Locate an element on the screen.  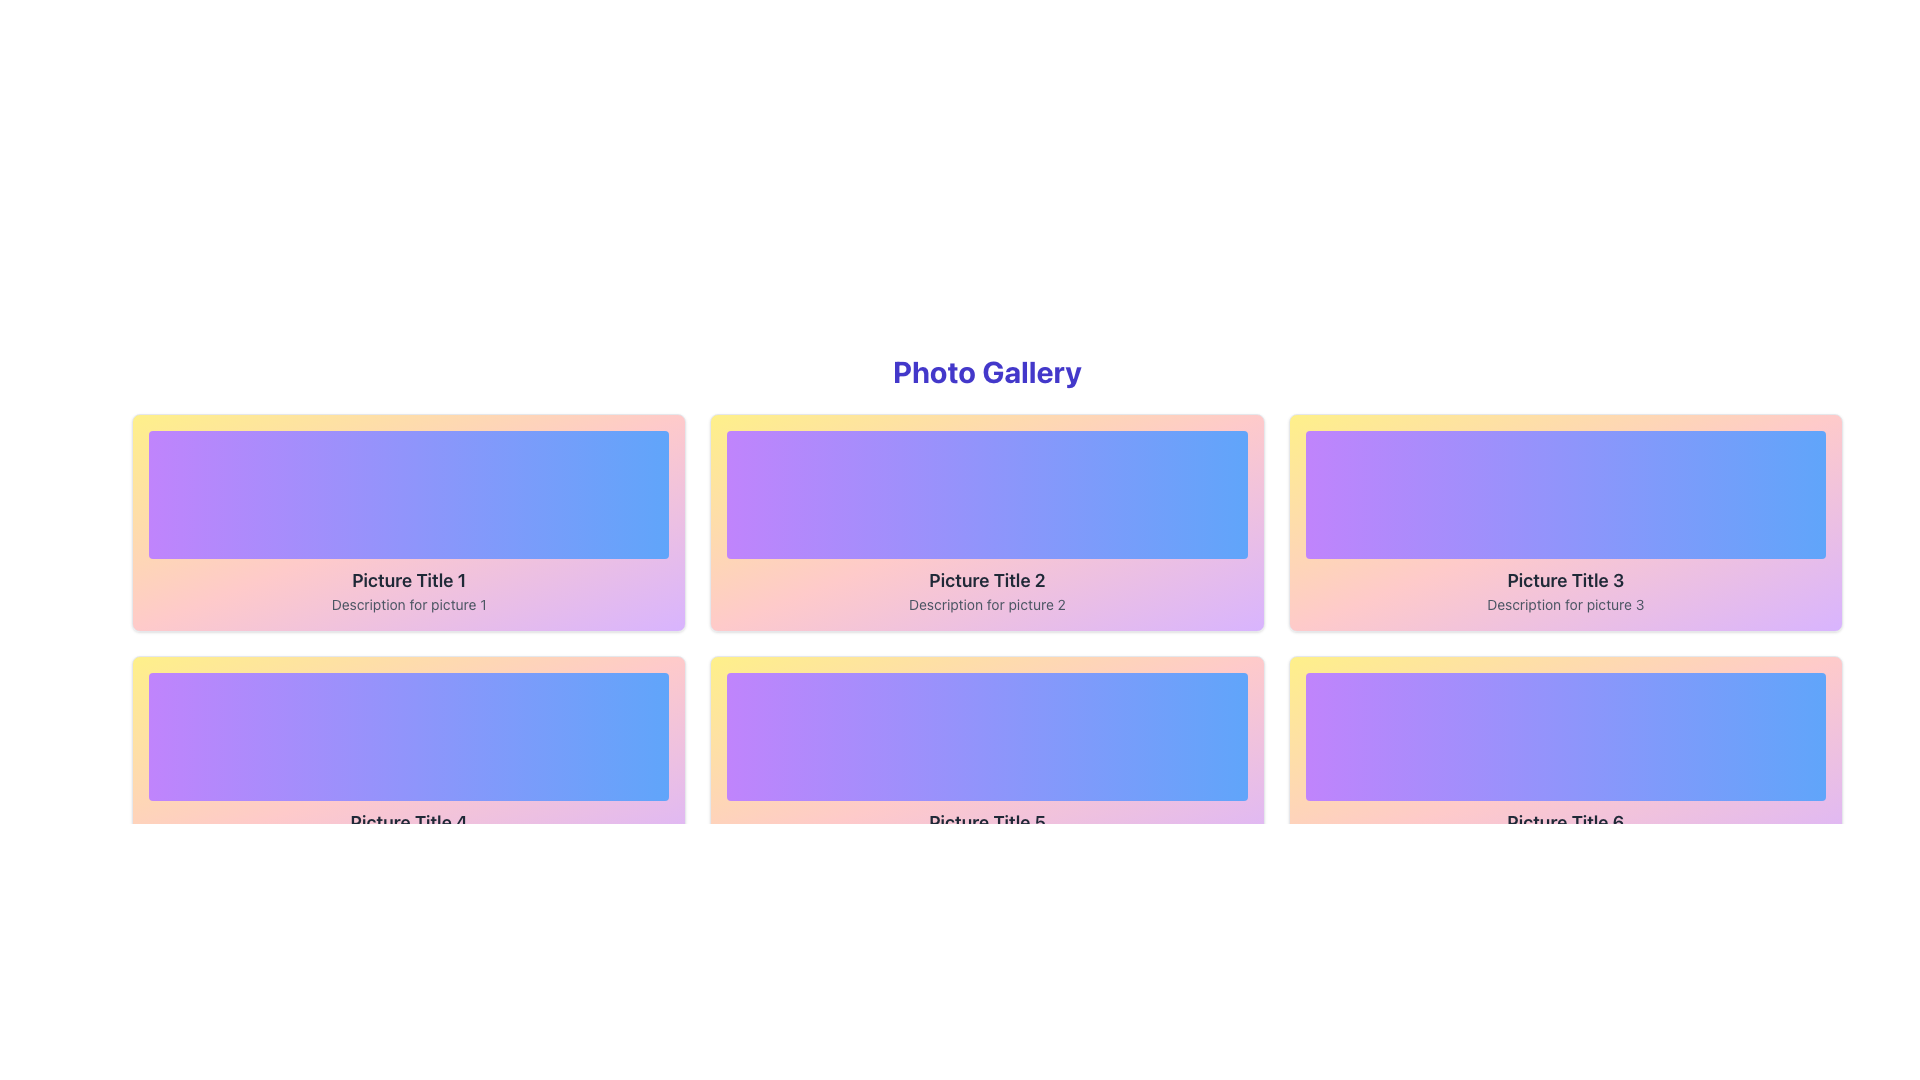
the Text label that provides additional descriptive information for the associated image or content below the title text 'Picture Title 1' in the first picture box is located at coordinates (408, 604).